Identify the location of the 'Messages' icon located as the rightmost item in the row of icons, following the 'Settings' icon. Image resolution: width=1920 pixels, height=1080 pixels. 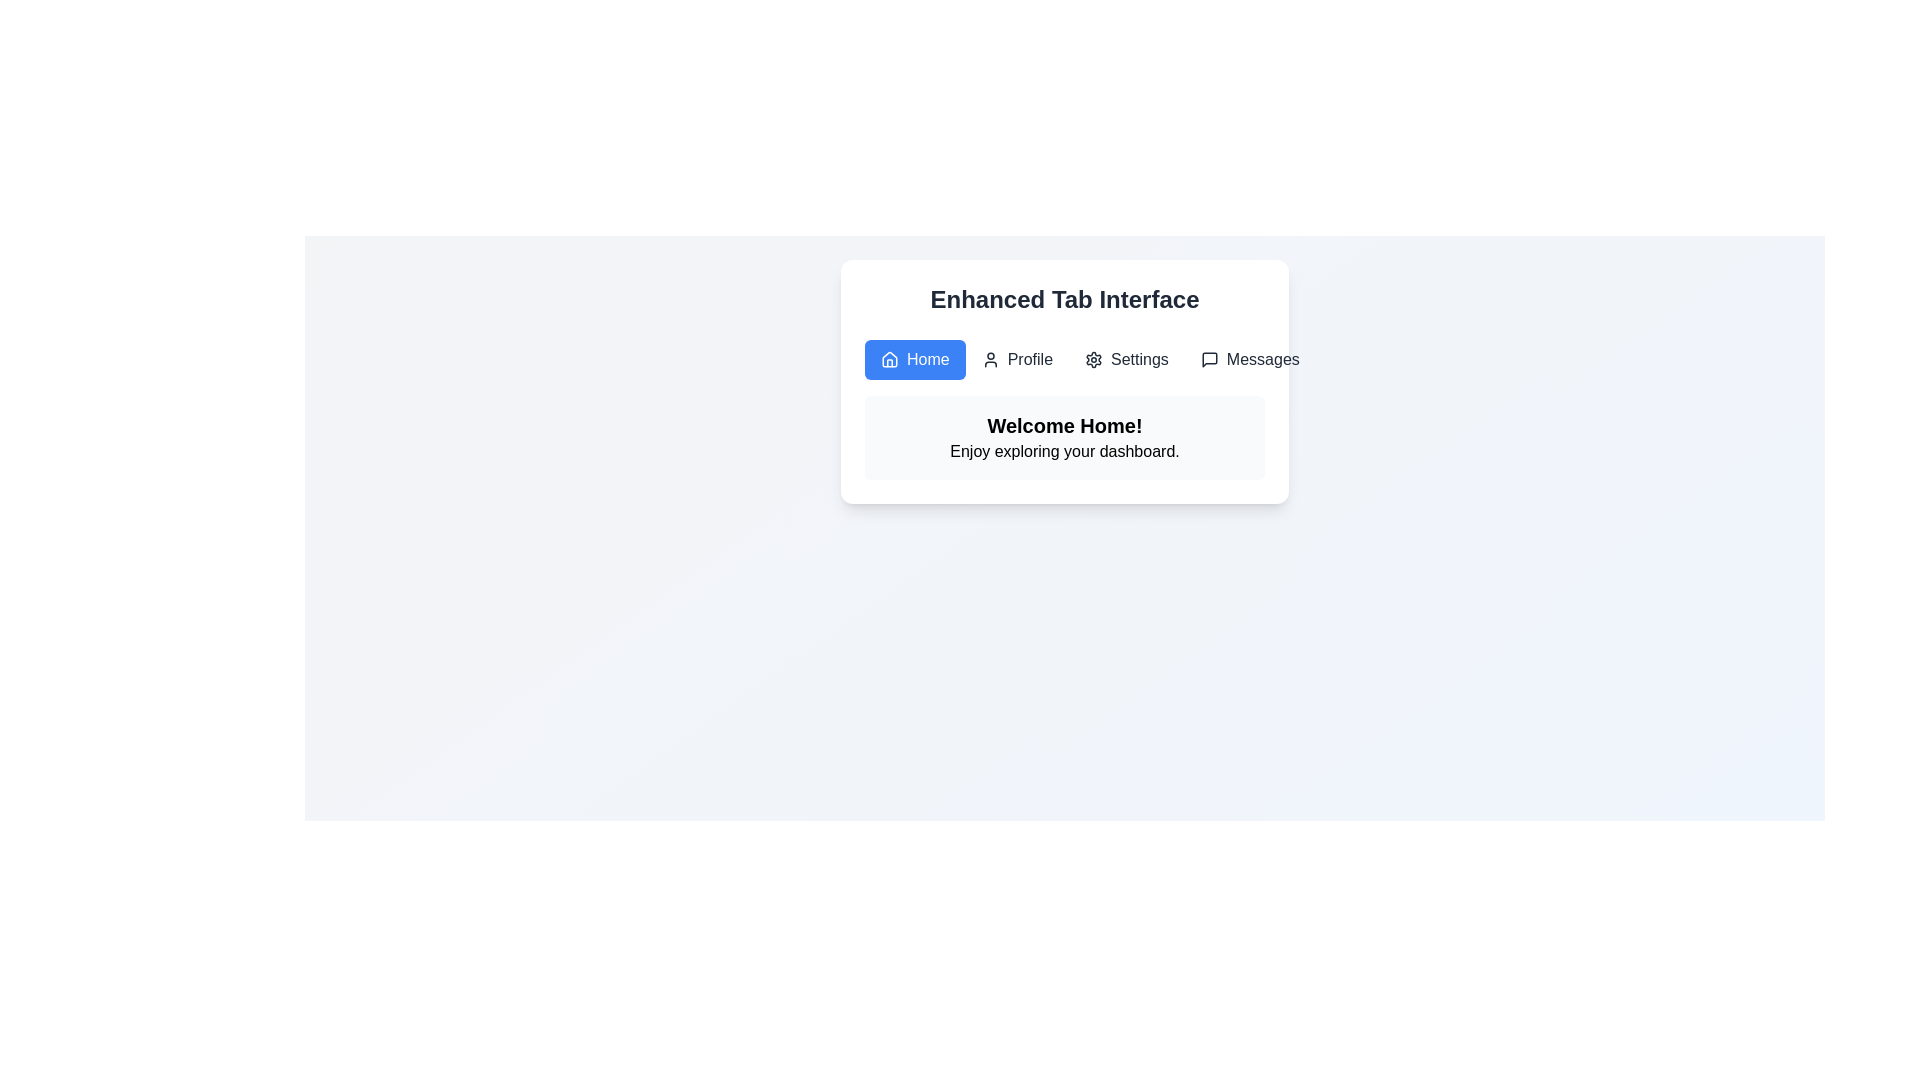
(1208, 358).